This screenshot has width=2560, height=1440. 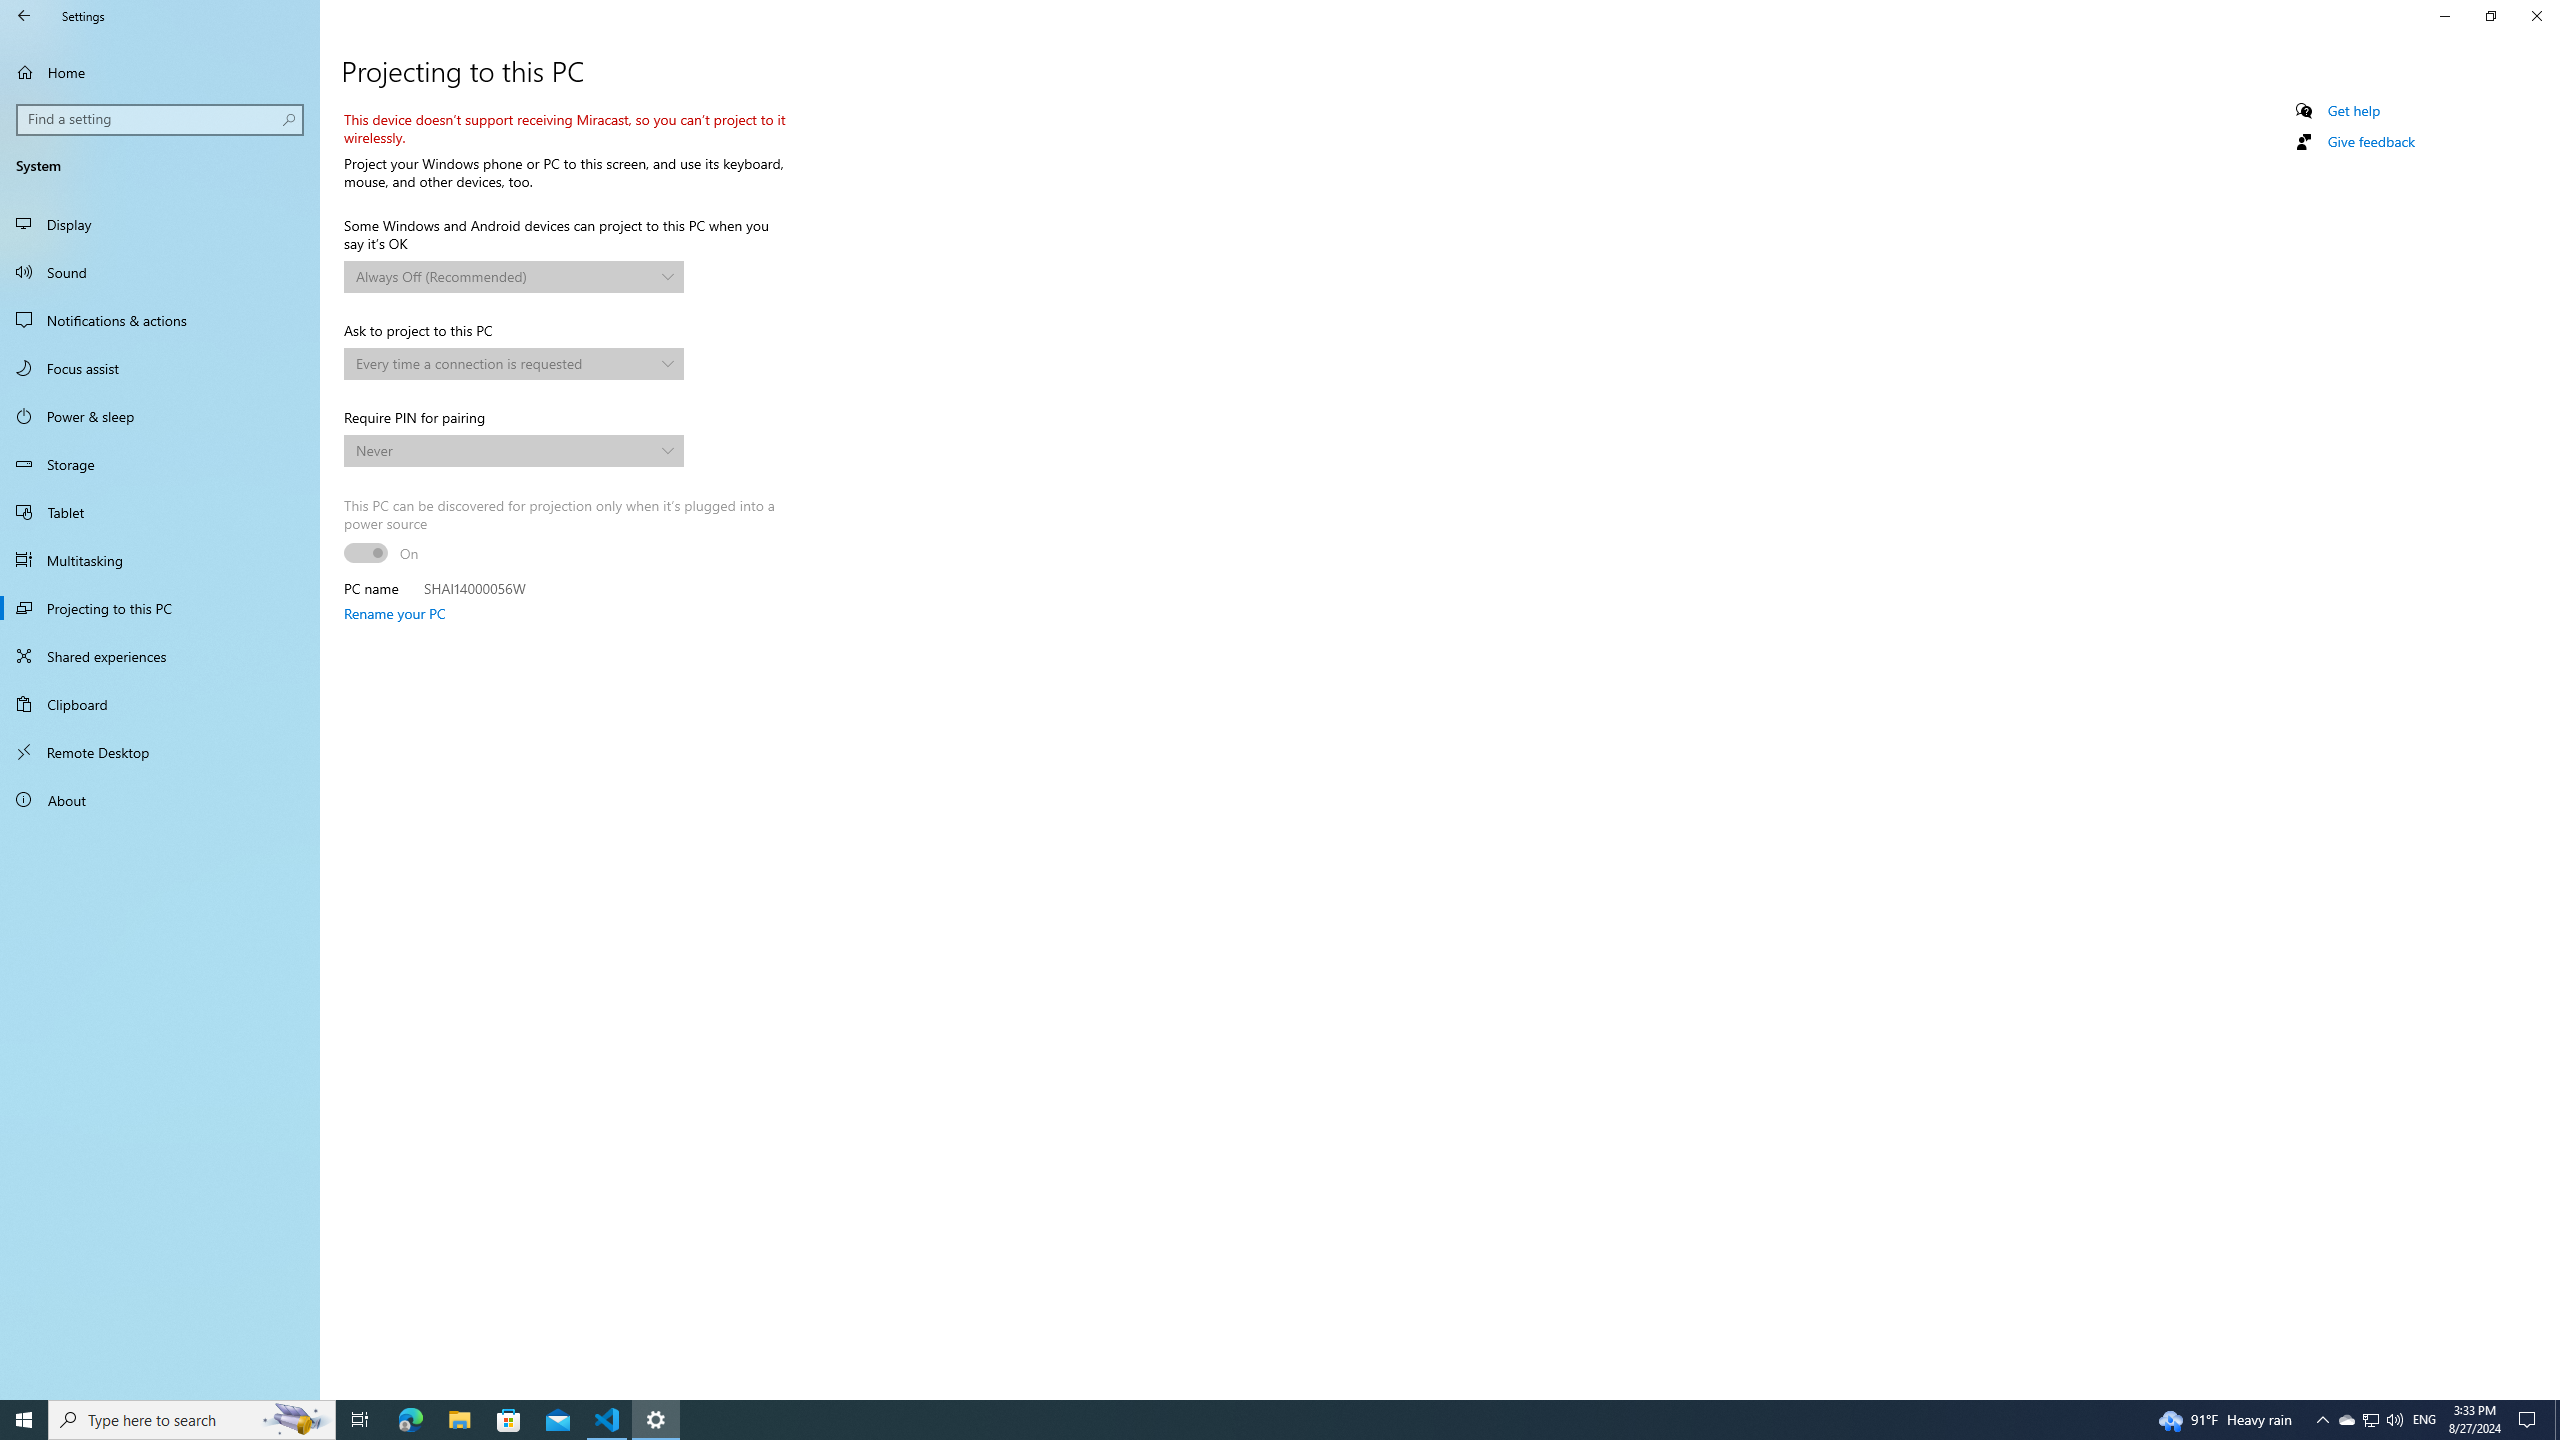 What do you see at coordinates (159, 704) in the screenshot?
I see `'Clipboard'` at bounding box center [159, 704].